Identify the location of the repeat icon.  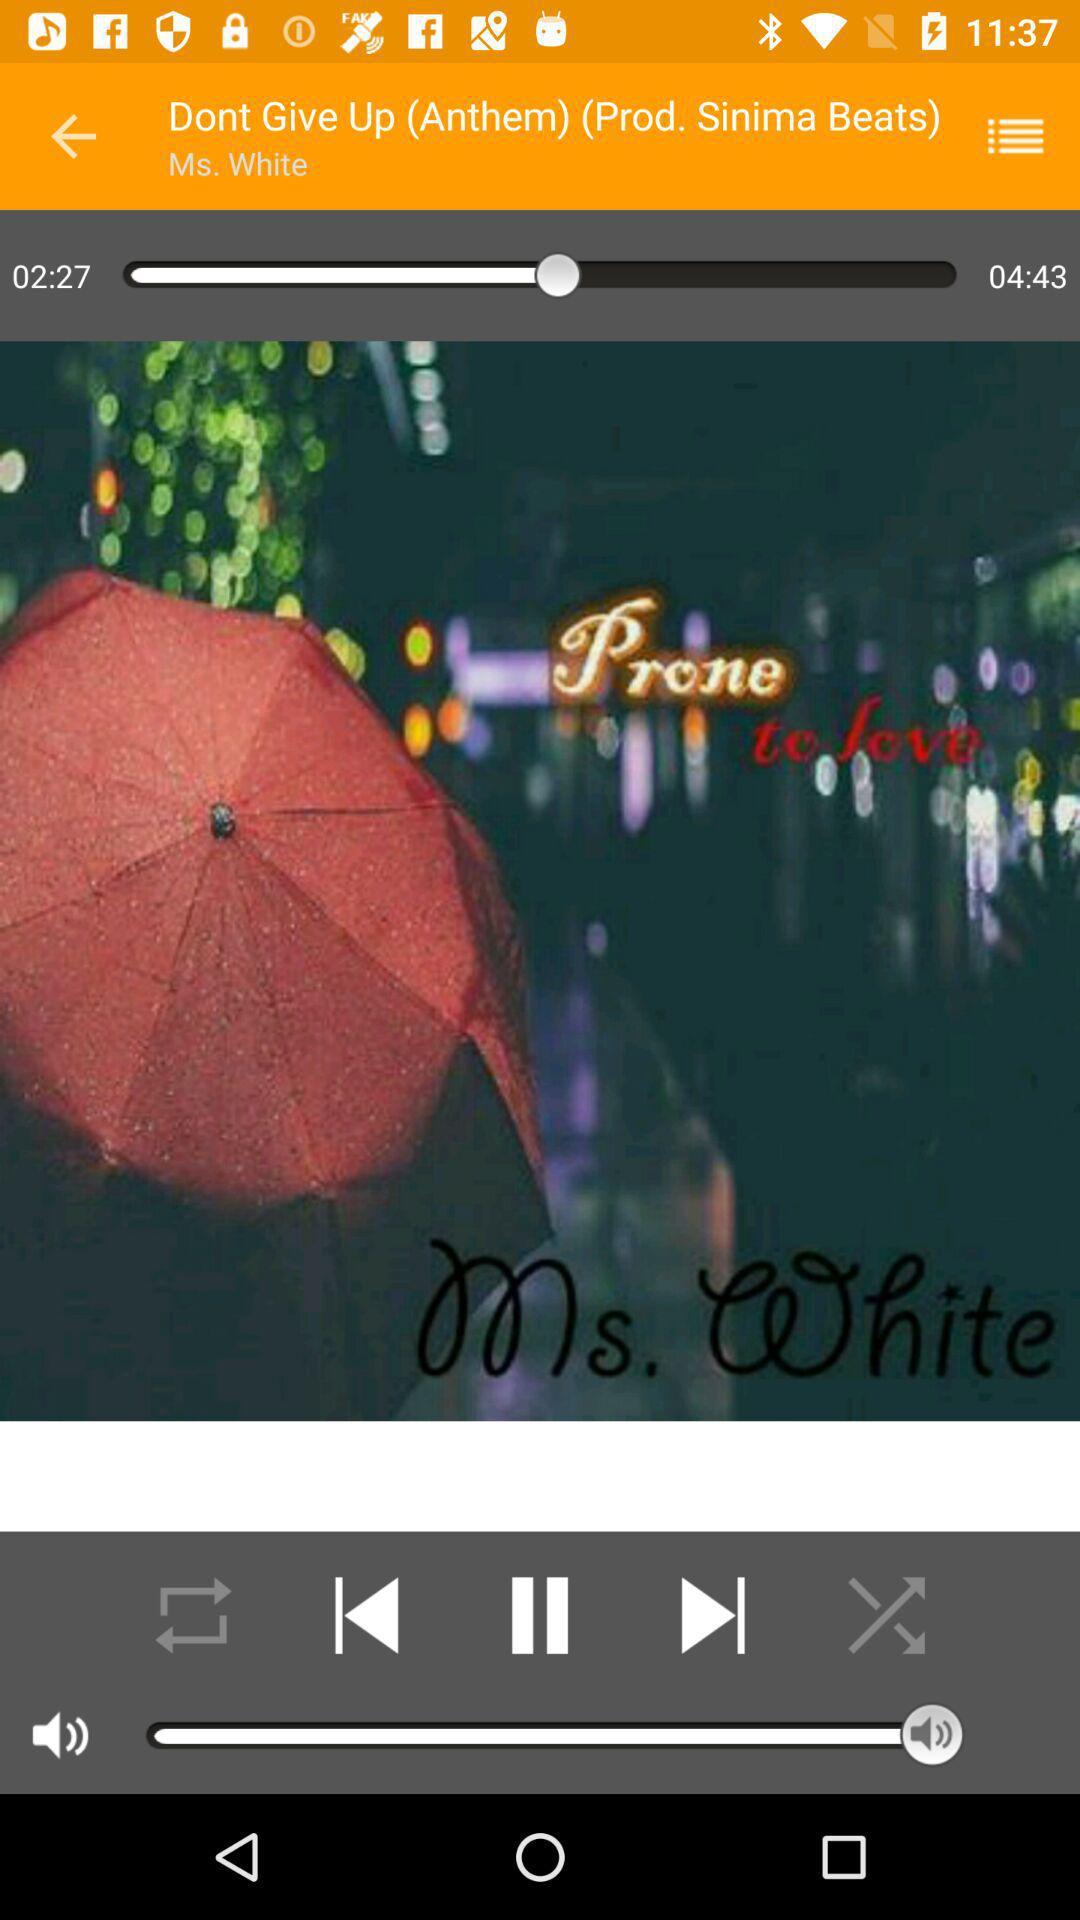
(193, 1615).